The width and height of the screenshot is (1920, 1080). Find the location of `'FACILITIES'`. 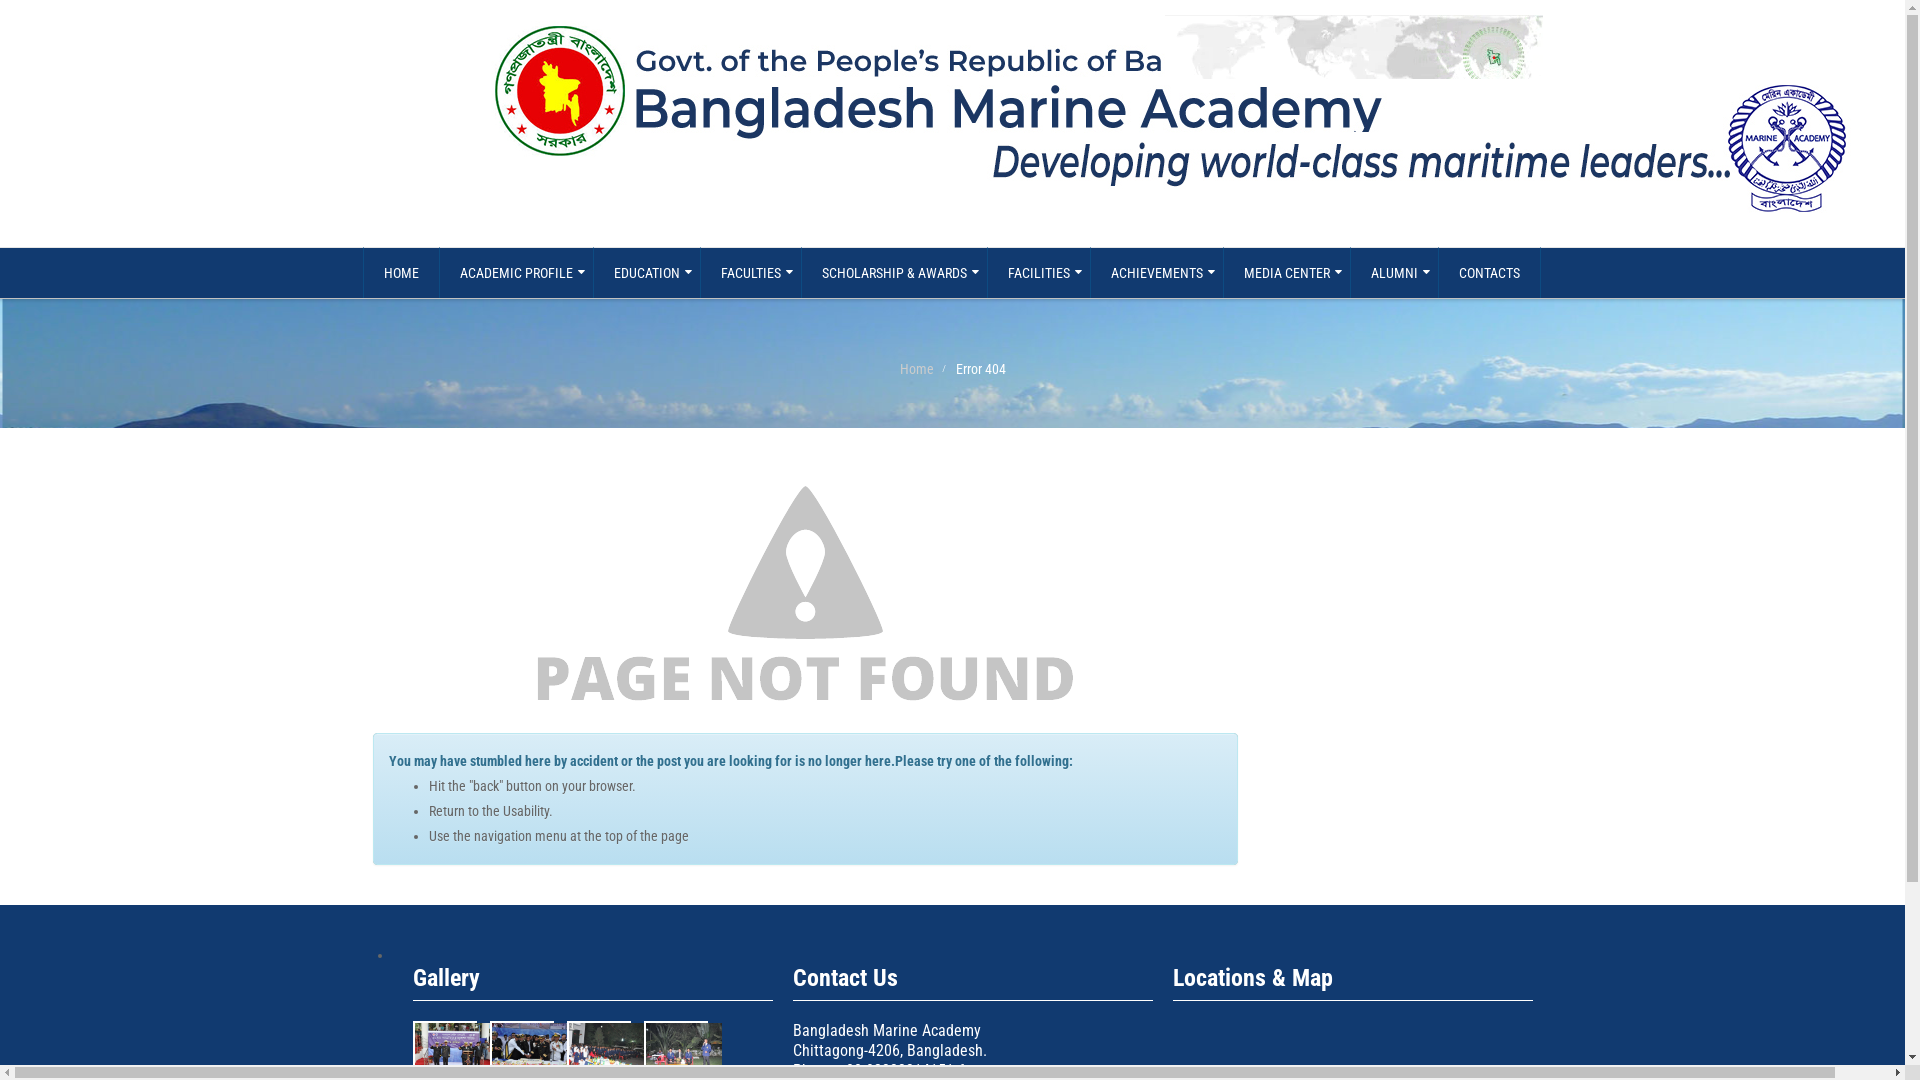

'FACILITIES' is located at coordinates (1037, 273).